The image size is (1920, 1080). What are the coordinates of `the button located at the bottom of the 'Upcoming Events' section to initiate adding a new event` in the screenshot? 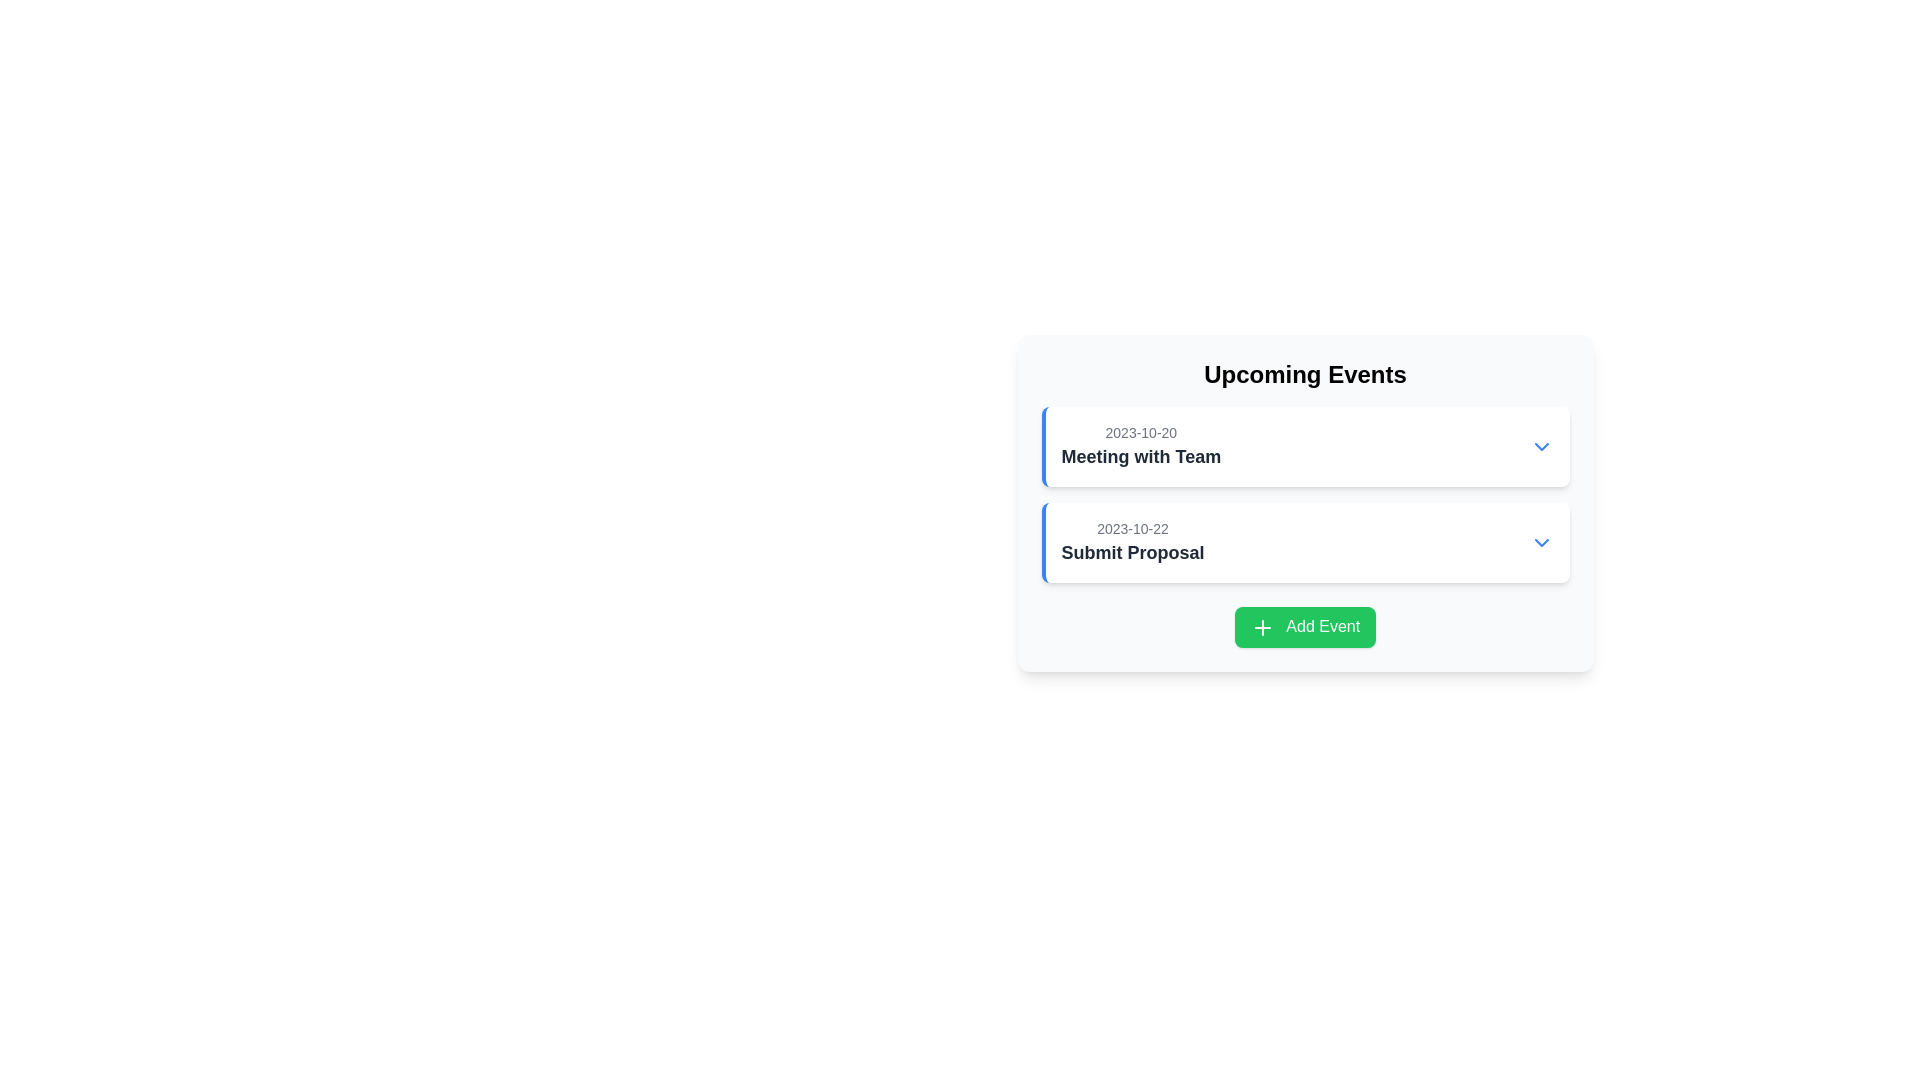 It's located at (1305, 626).